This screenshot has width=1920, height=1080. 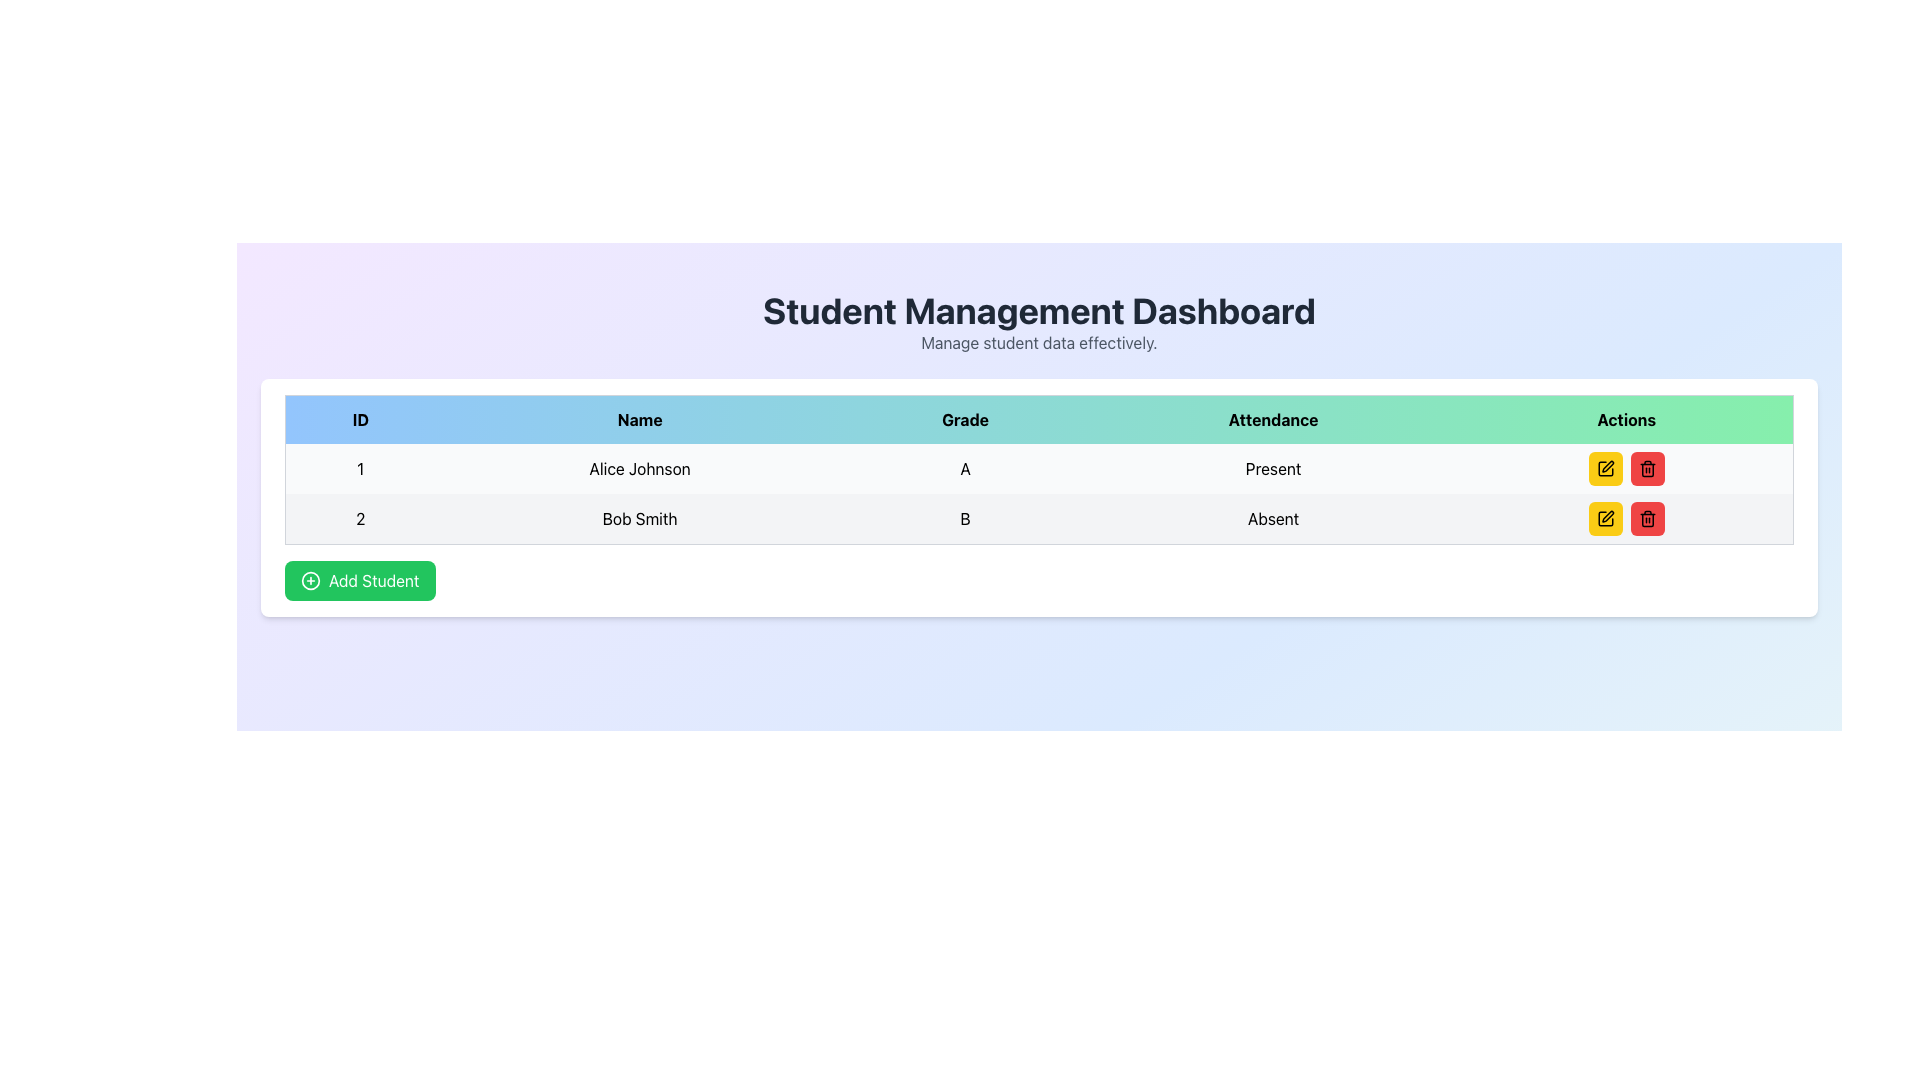 I want to click on the 'Edit' icon button located in the 'Actions' column of the second row in the data table, so click(x=1605, y=518).